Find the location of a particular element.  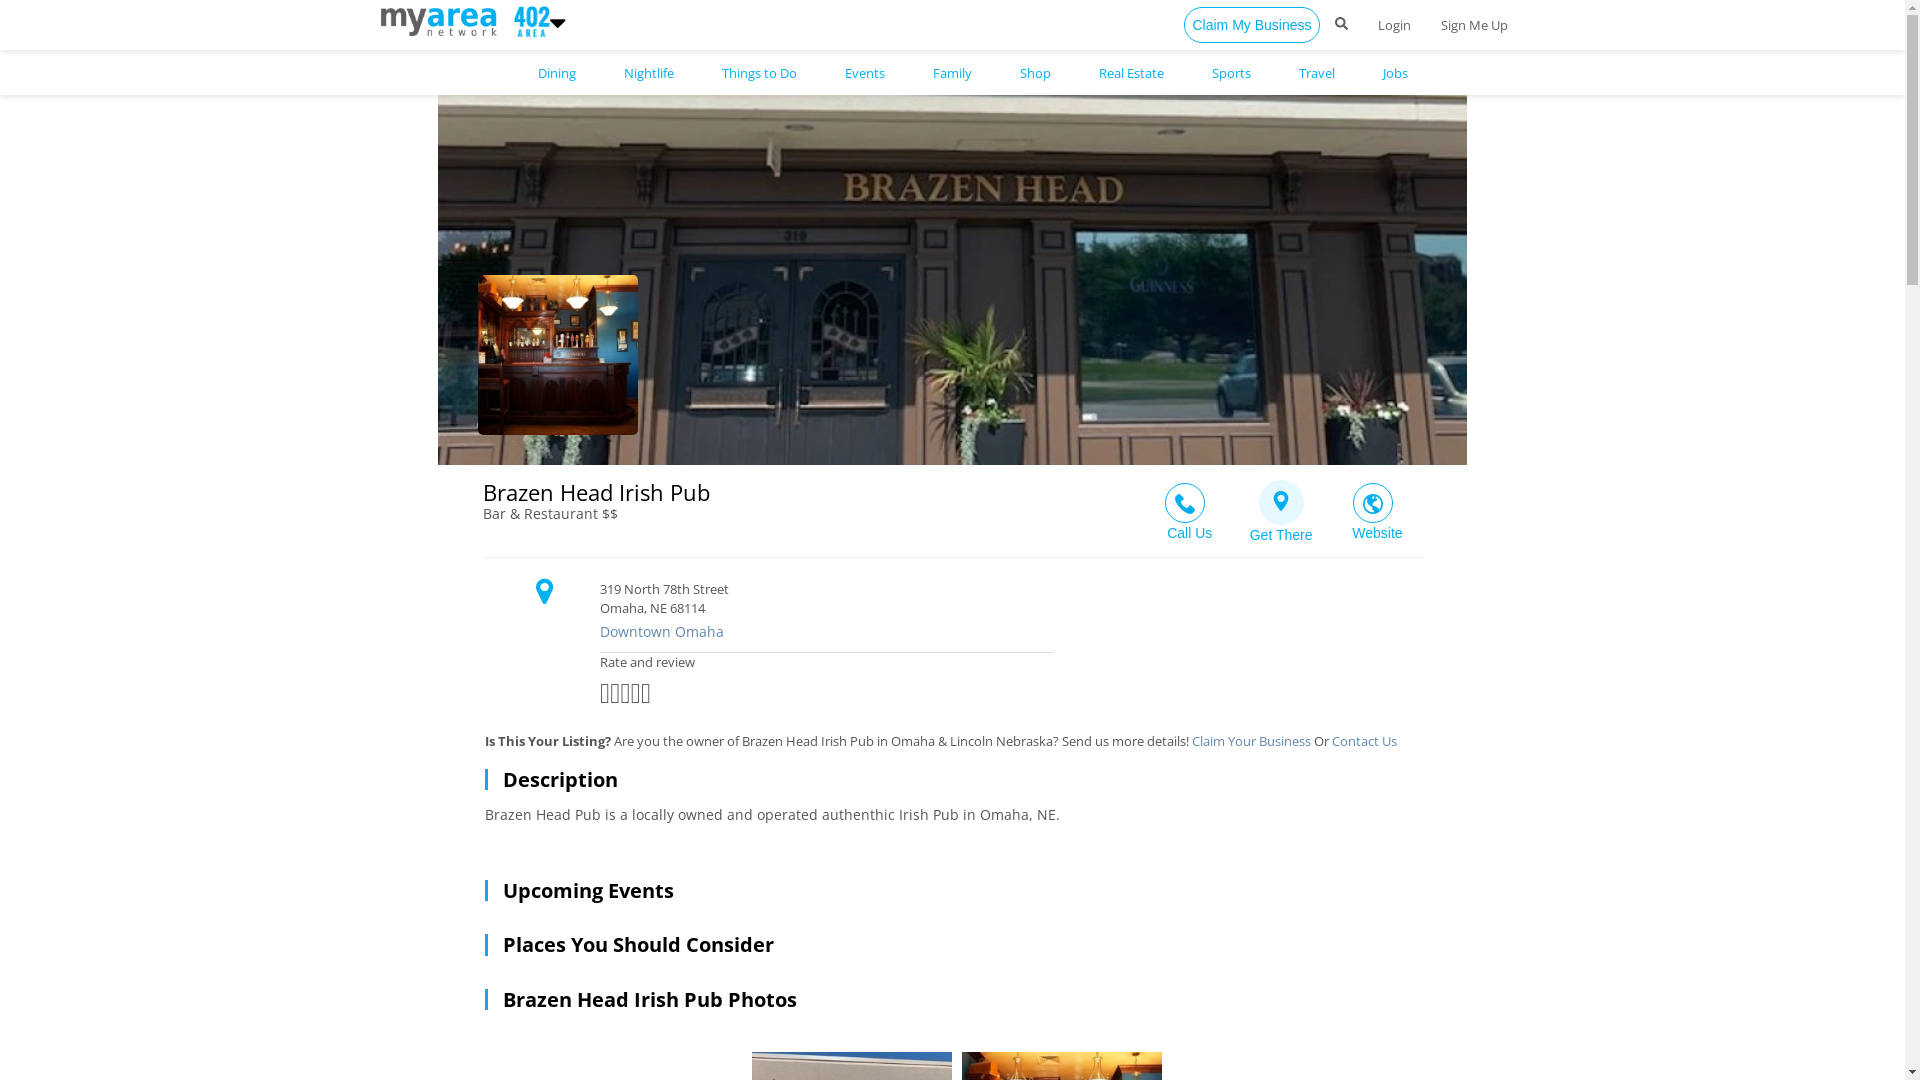

'Contact Us' is located at coordinates (1363, 740).